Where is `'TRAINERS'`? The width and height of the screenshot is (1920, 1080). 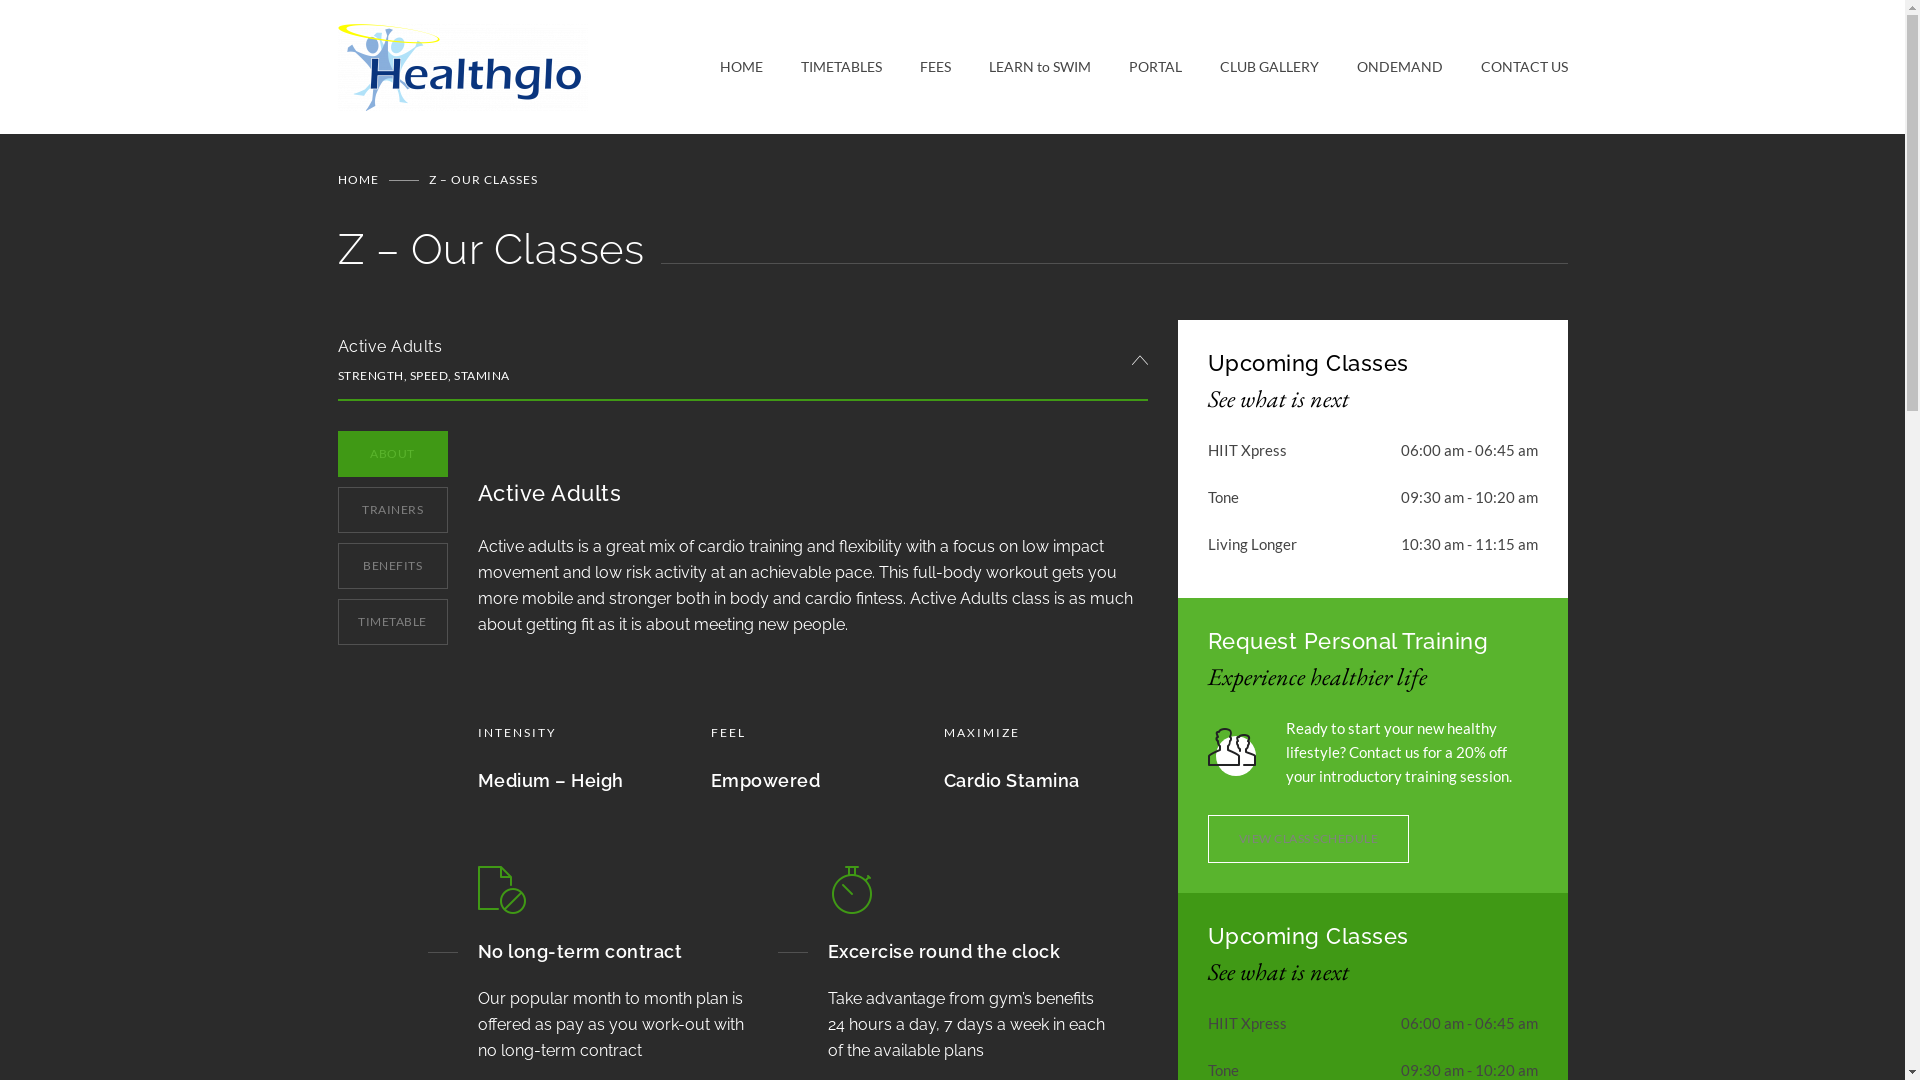
'TRAINERS' is located at coordinates (337, 508).